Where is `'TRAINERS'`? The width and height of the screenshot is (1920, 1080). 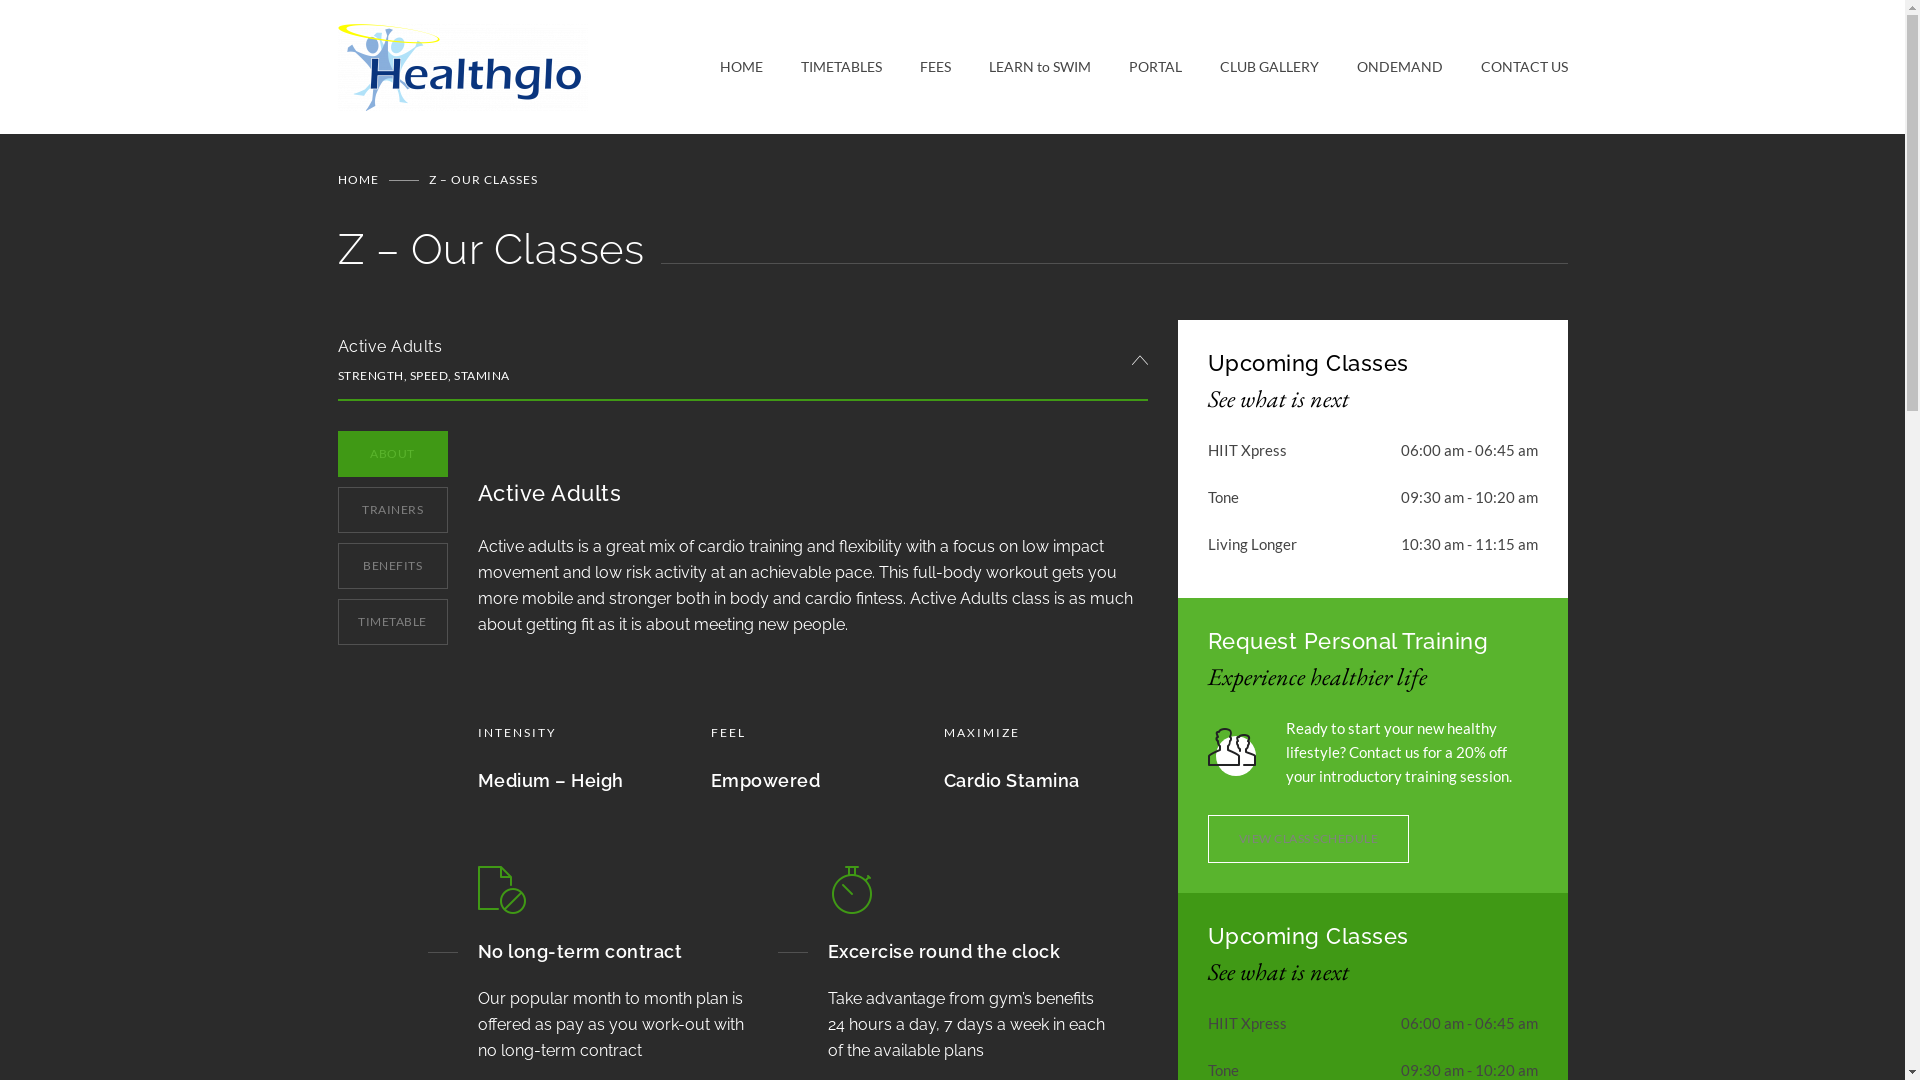
'TRAINERS' is located at coordinates (337, 508).